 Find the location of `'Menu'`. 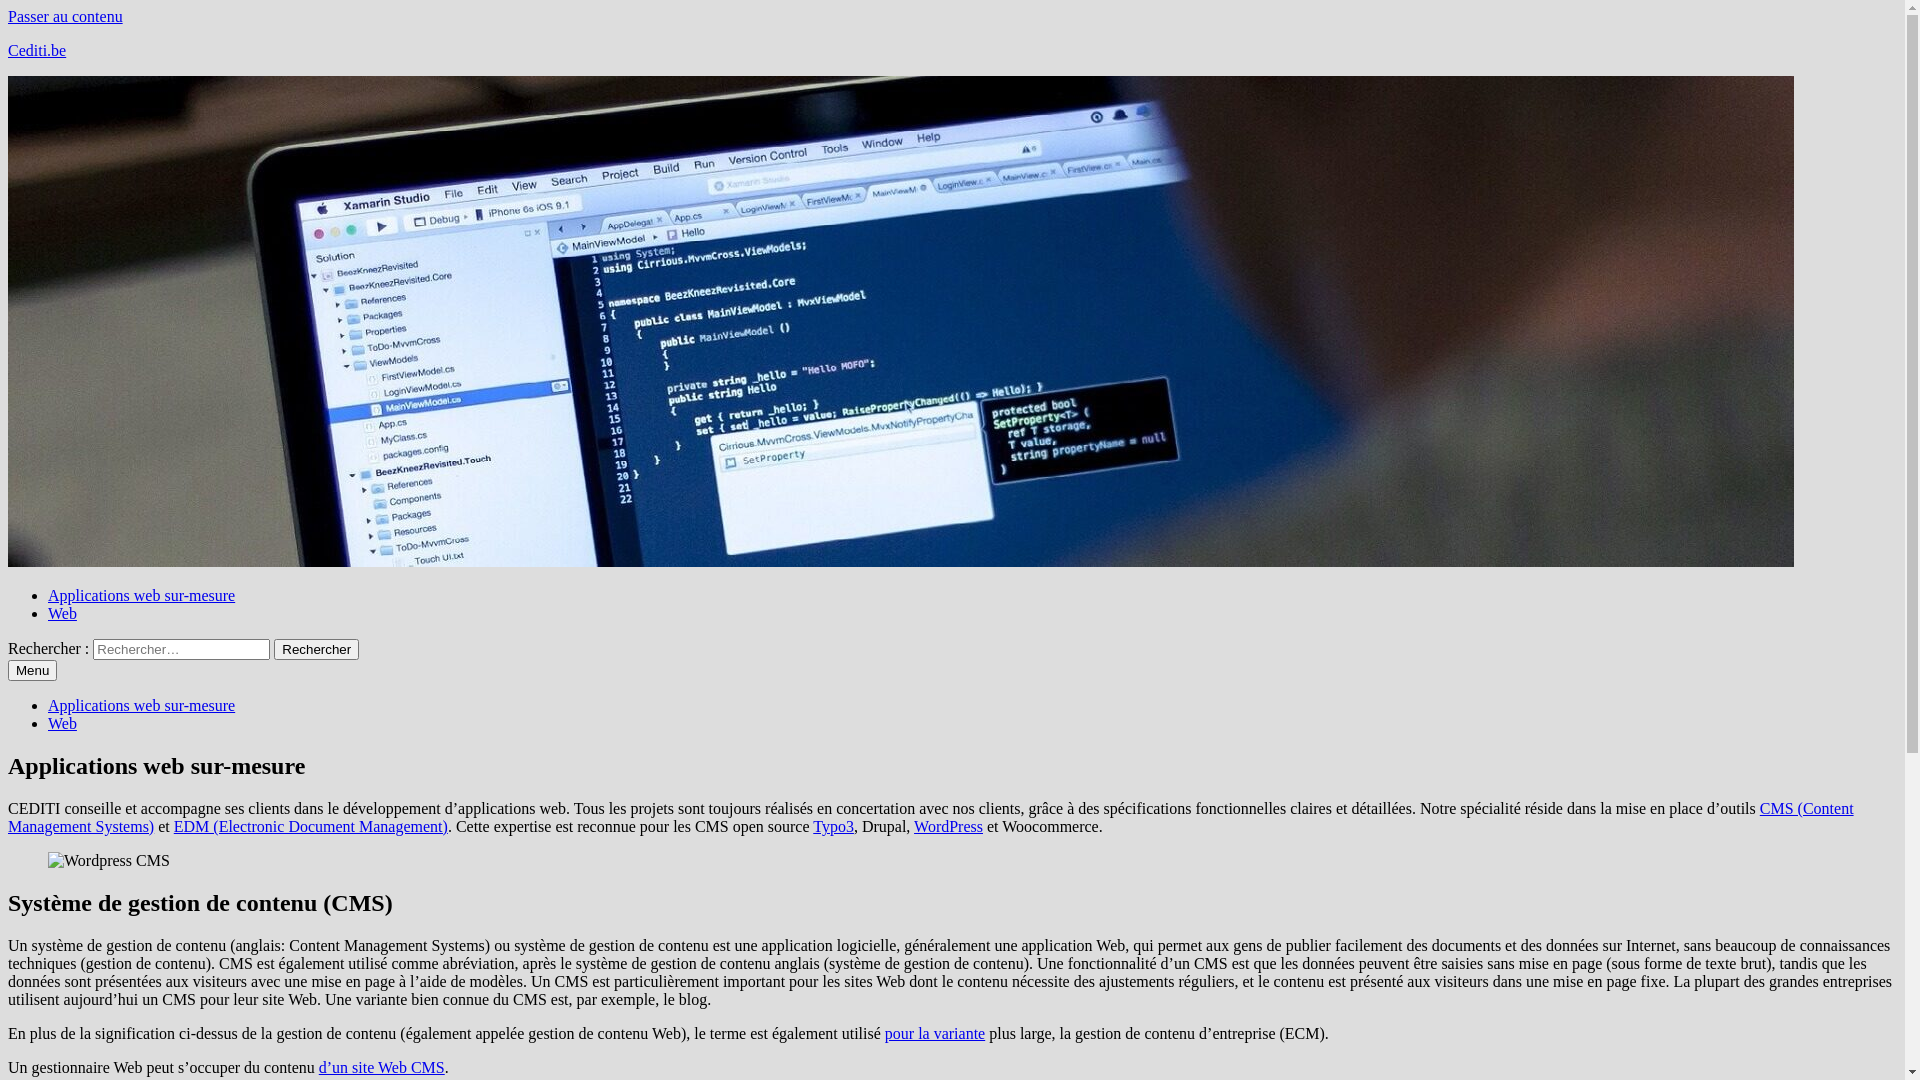

'Menu' is located at coordinates (32, 670).